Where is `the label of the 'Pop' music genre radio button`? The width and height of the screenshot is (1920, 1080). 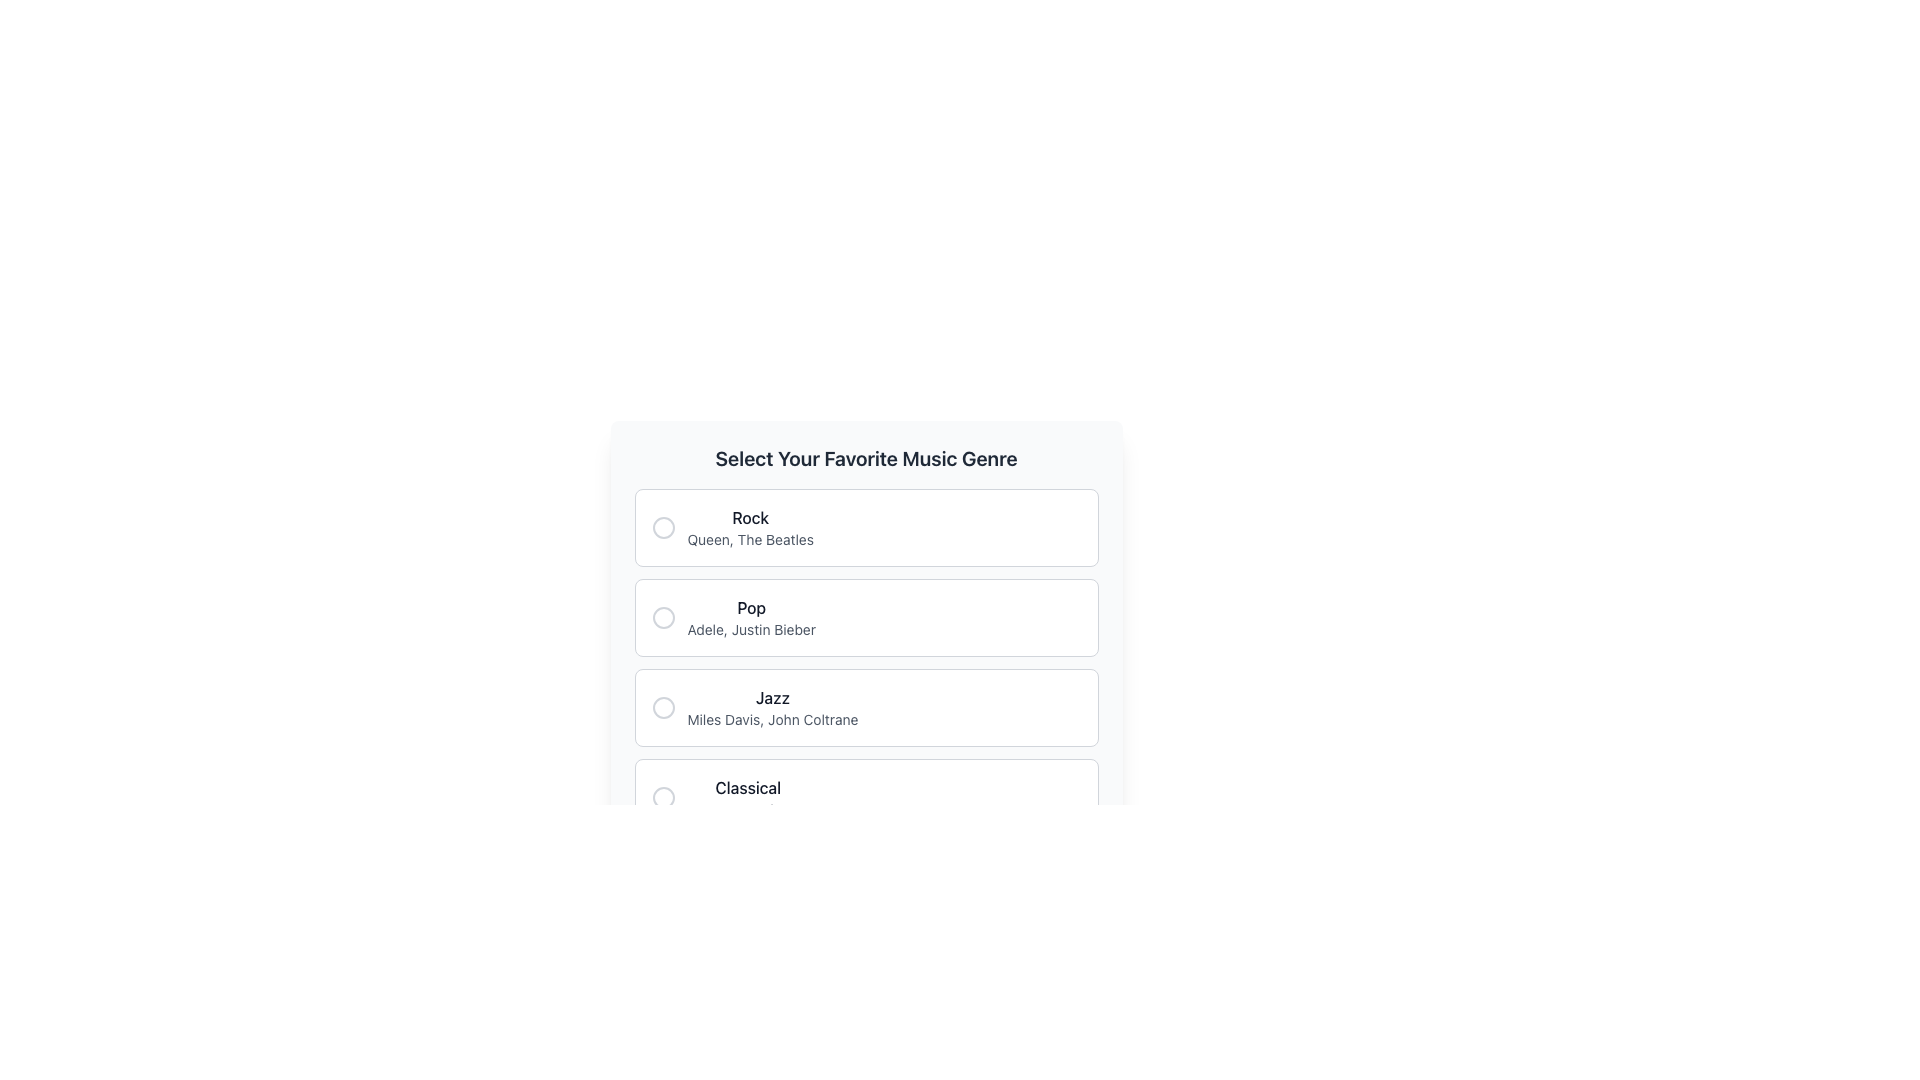 the label of the 'Pop' music genre radio button is located at coordinates (732, 616).